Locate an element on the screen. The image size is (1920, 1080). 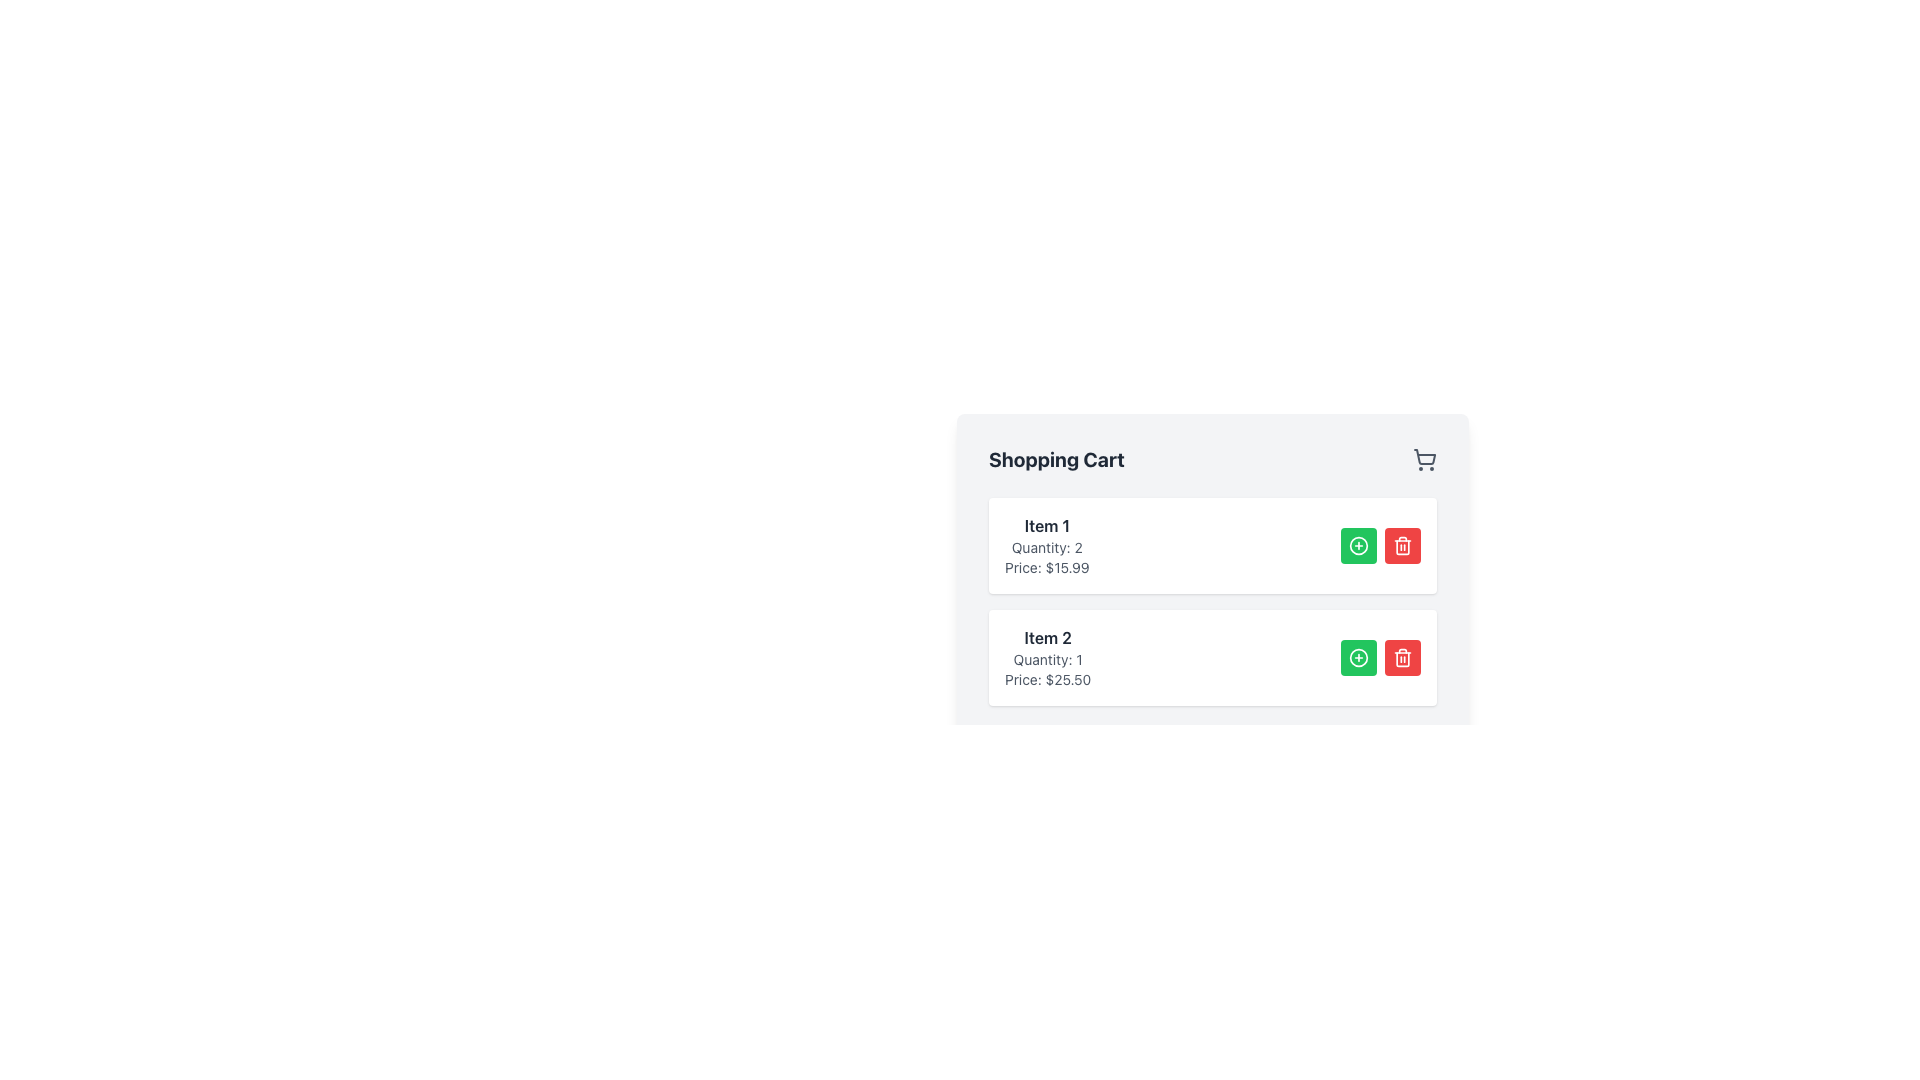
the primary text block in the first item entry of the shopping cart that provides details about the item including its name, quantity, and price is located at coordinates (1046, 546).